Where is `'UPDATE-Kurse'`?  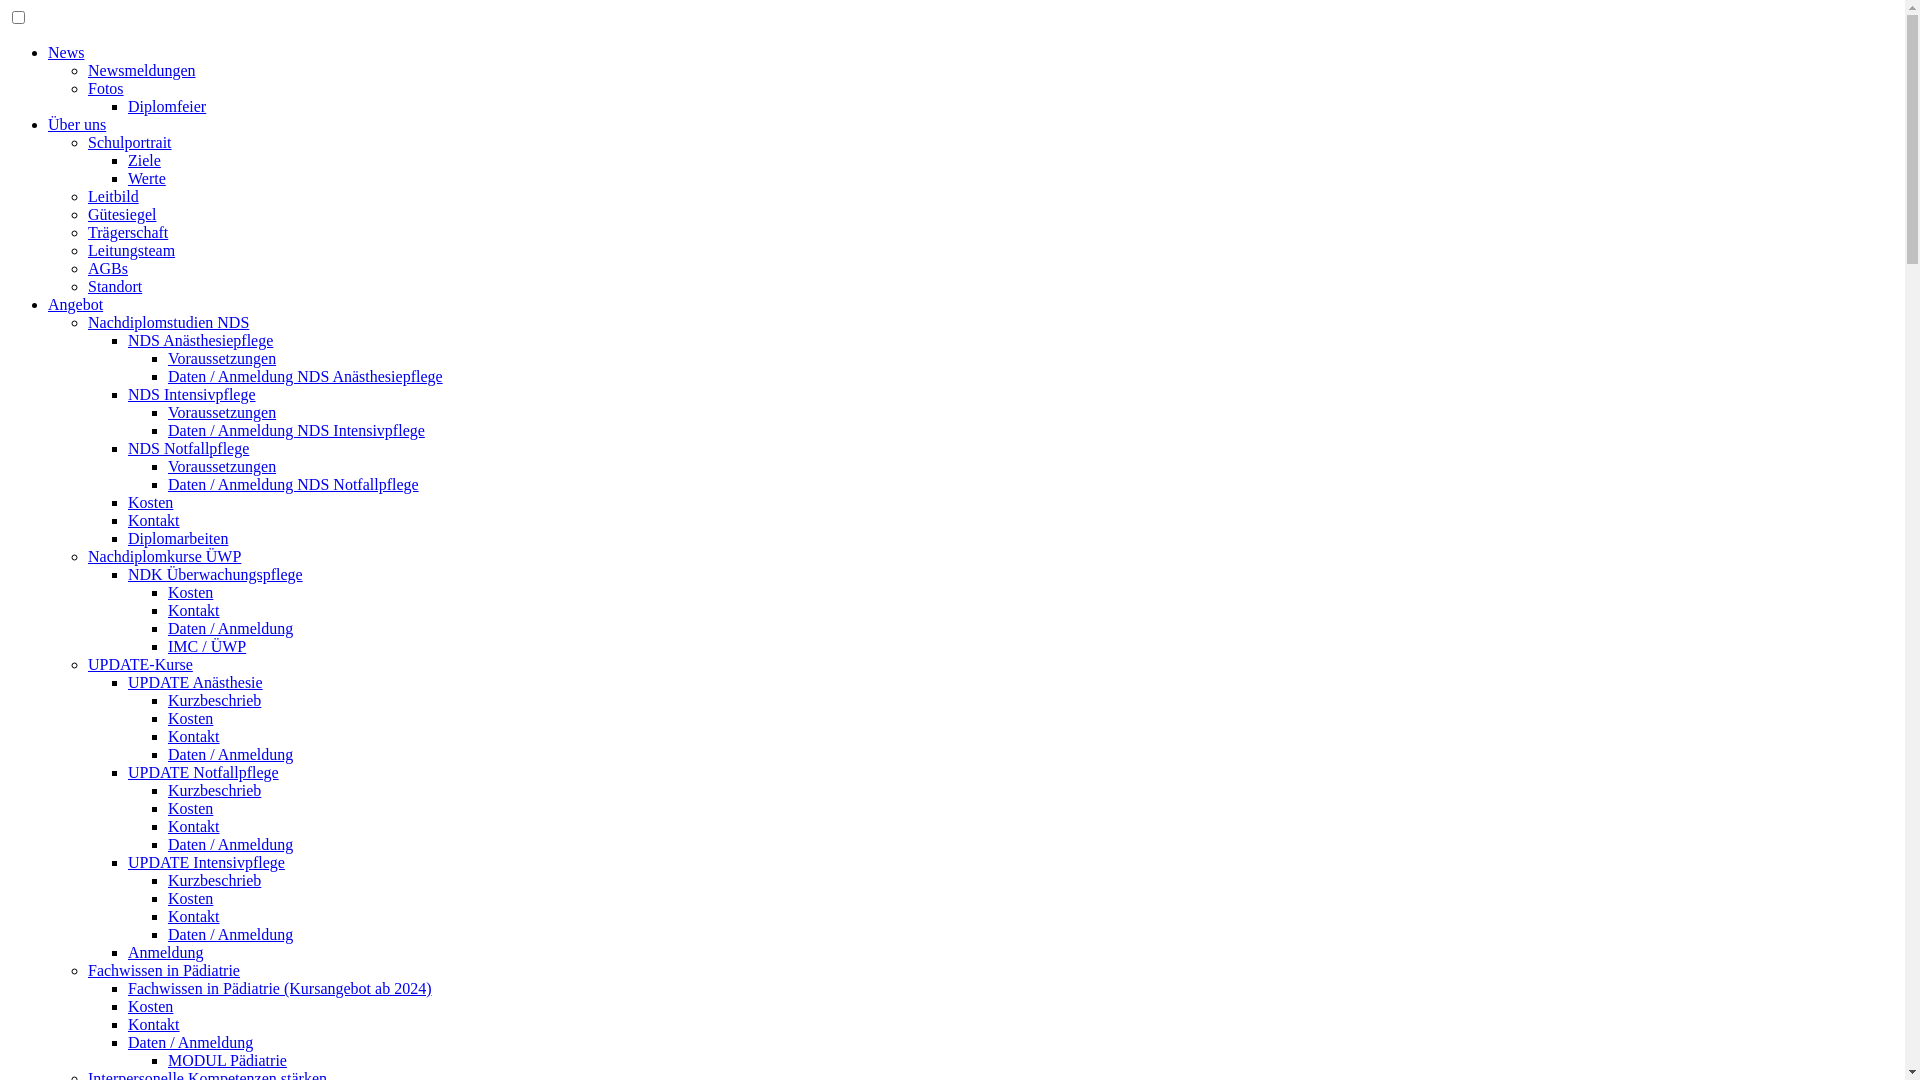
'UPDATE-Kurse' is located at coordinates (139, 664).